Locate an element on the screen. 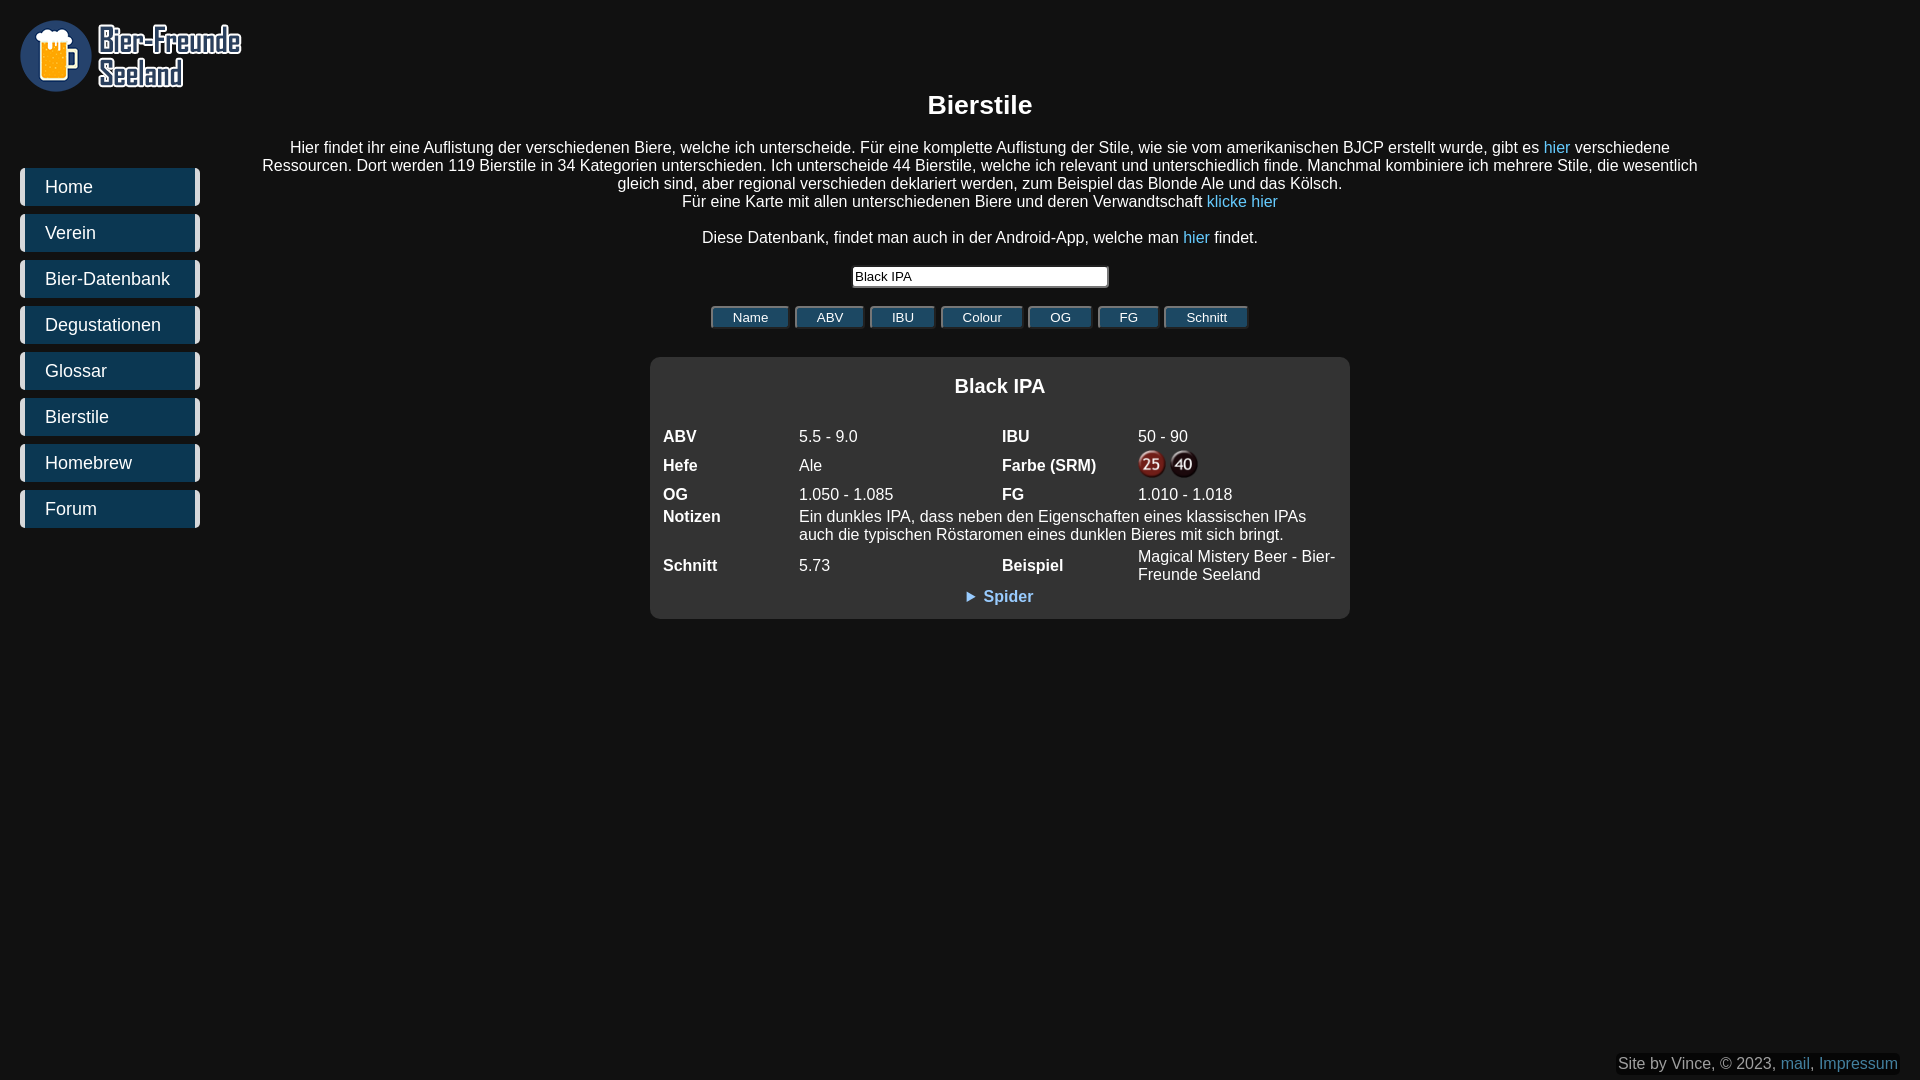  'FG' is located at coordinates (1129, 316).